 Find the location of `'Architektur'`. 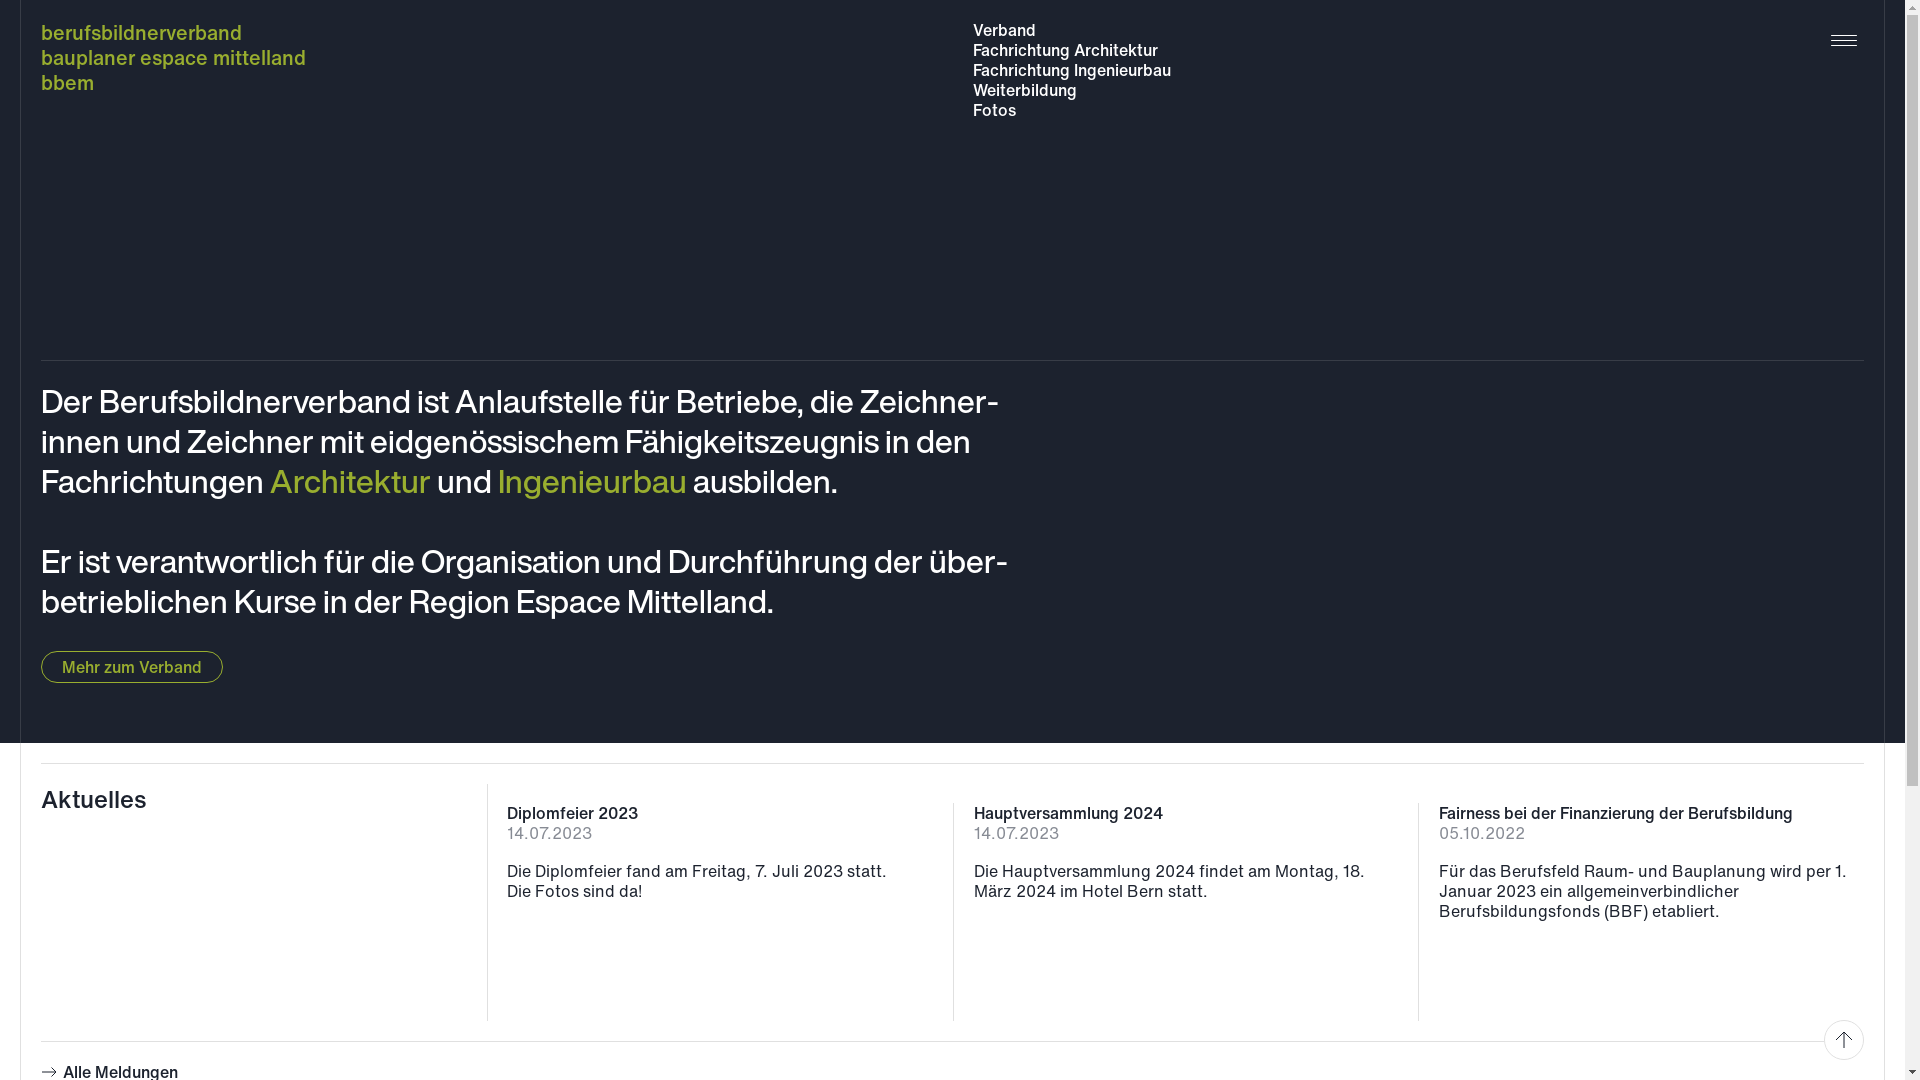

'Architektur' is located at coordinates (268, 481).